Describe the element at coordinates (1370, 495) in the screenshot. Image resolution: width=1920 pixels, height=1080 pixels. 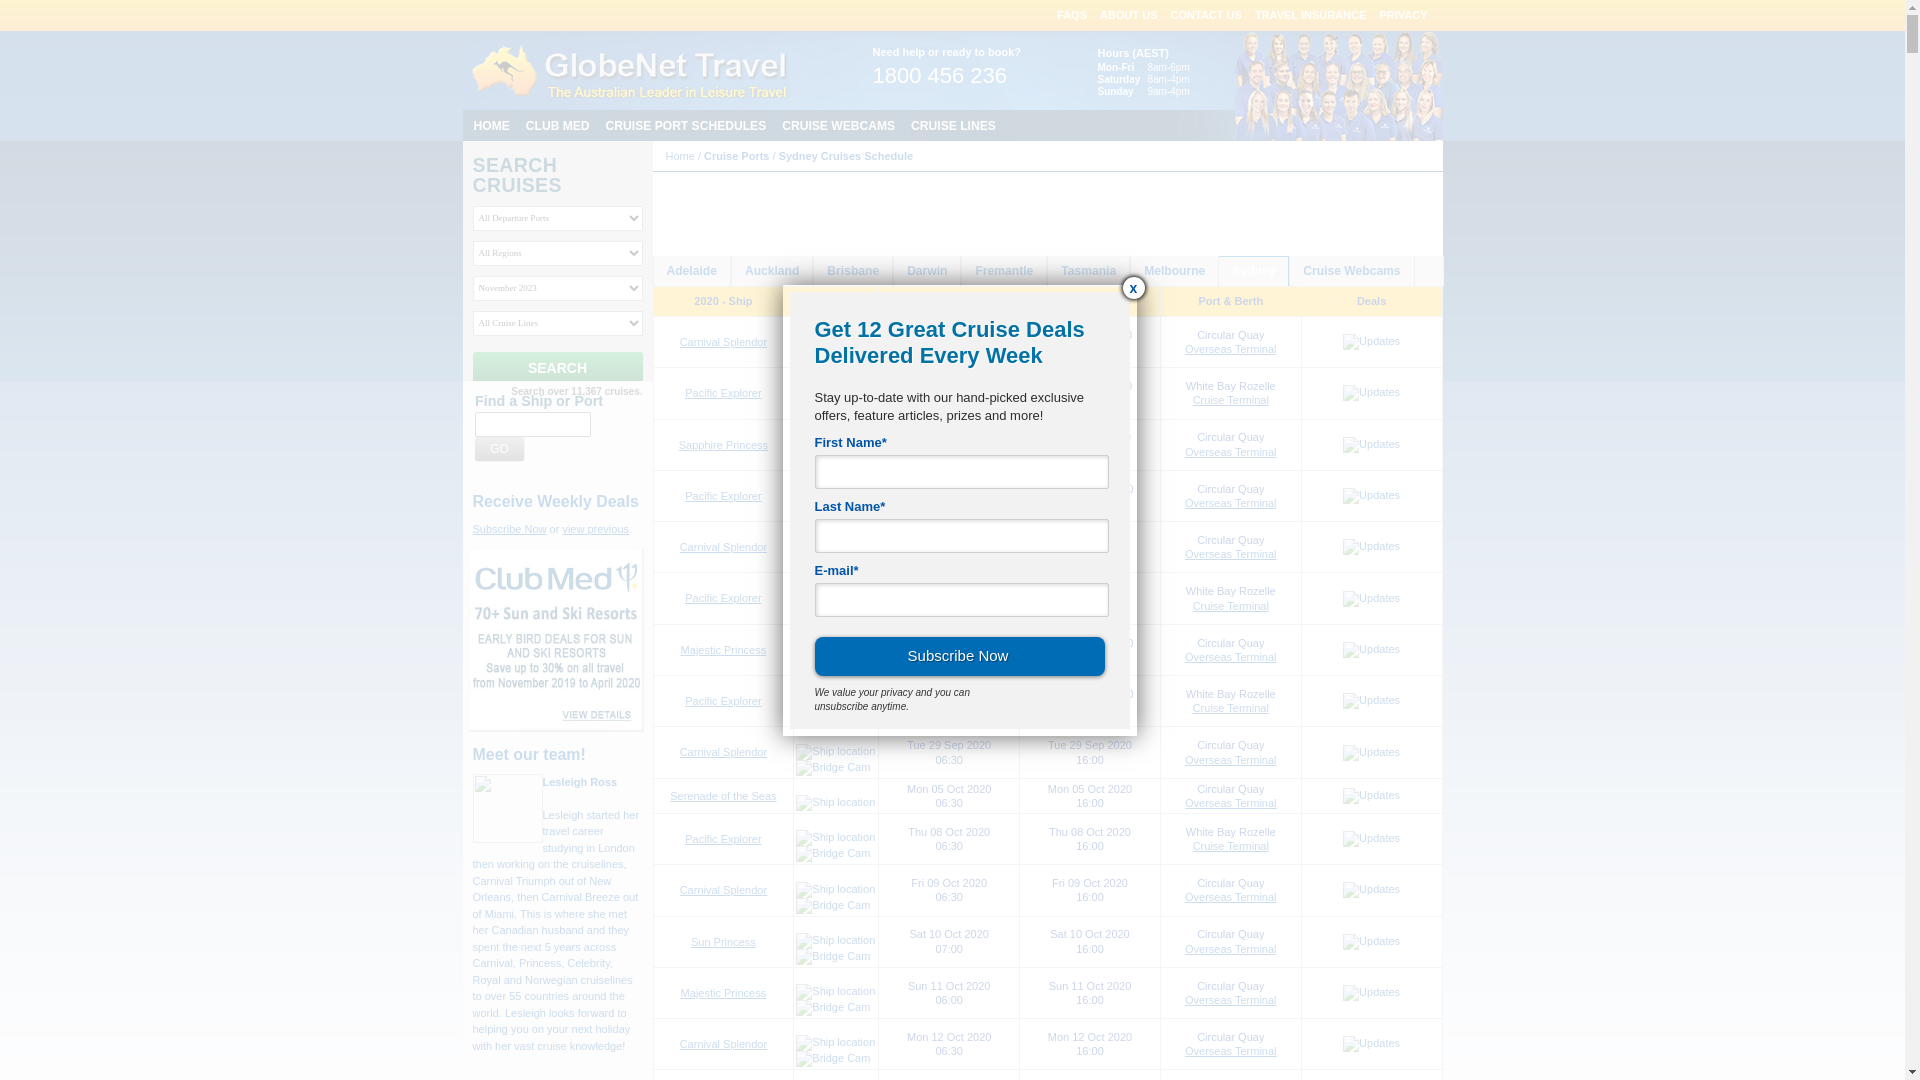
I see `'Updates'` at that location.